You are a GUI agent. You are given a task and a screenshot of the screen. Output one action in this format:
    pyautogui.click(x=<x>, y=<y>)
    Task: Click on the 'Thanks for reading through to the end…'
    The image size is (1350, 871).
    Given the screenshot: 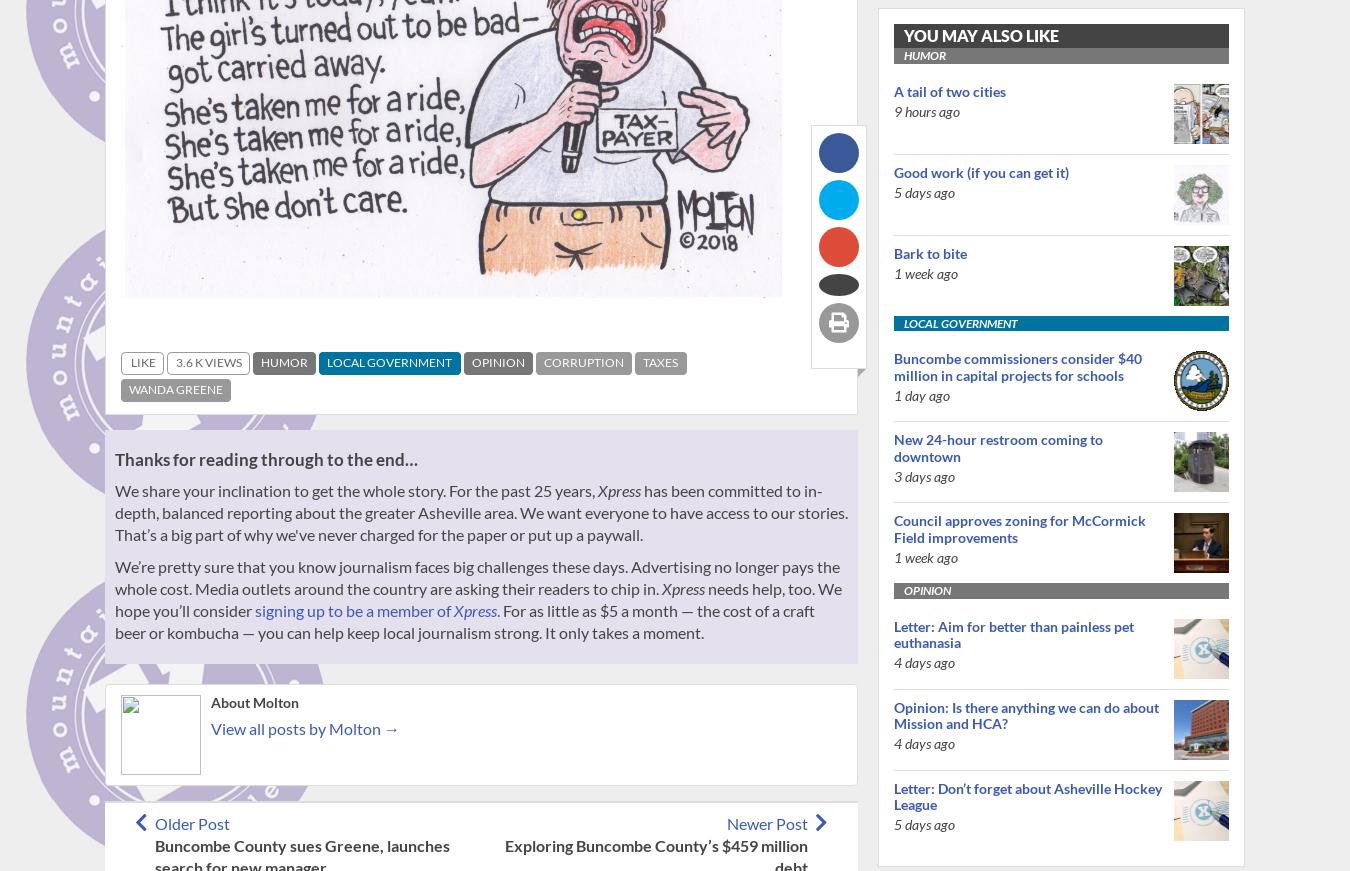 What is the action you would take?
    pyautogui.click(x=265, y=459)
    